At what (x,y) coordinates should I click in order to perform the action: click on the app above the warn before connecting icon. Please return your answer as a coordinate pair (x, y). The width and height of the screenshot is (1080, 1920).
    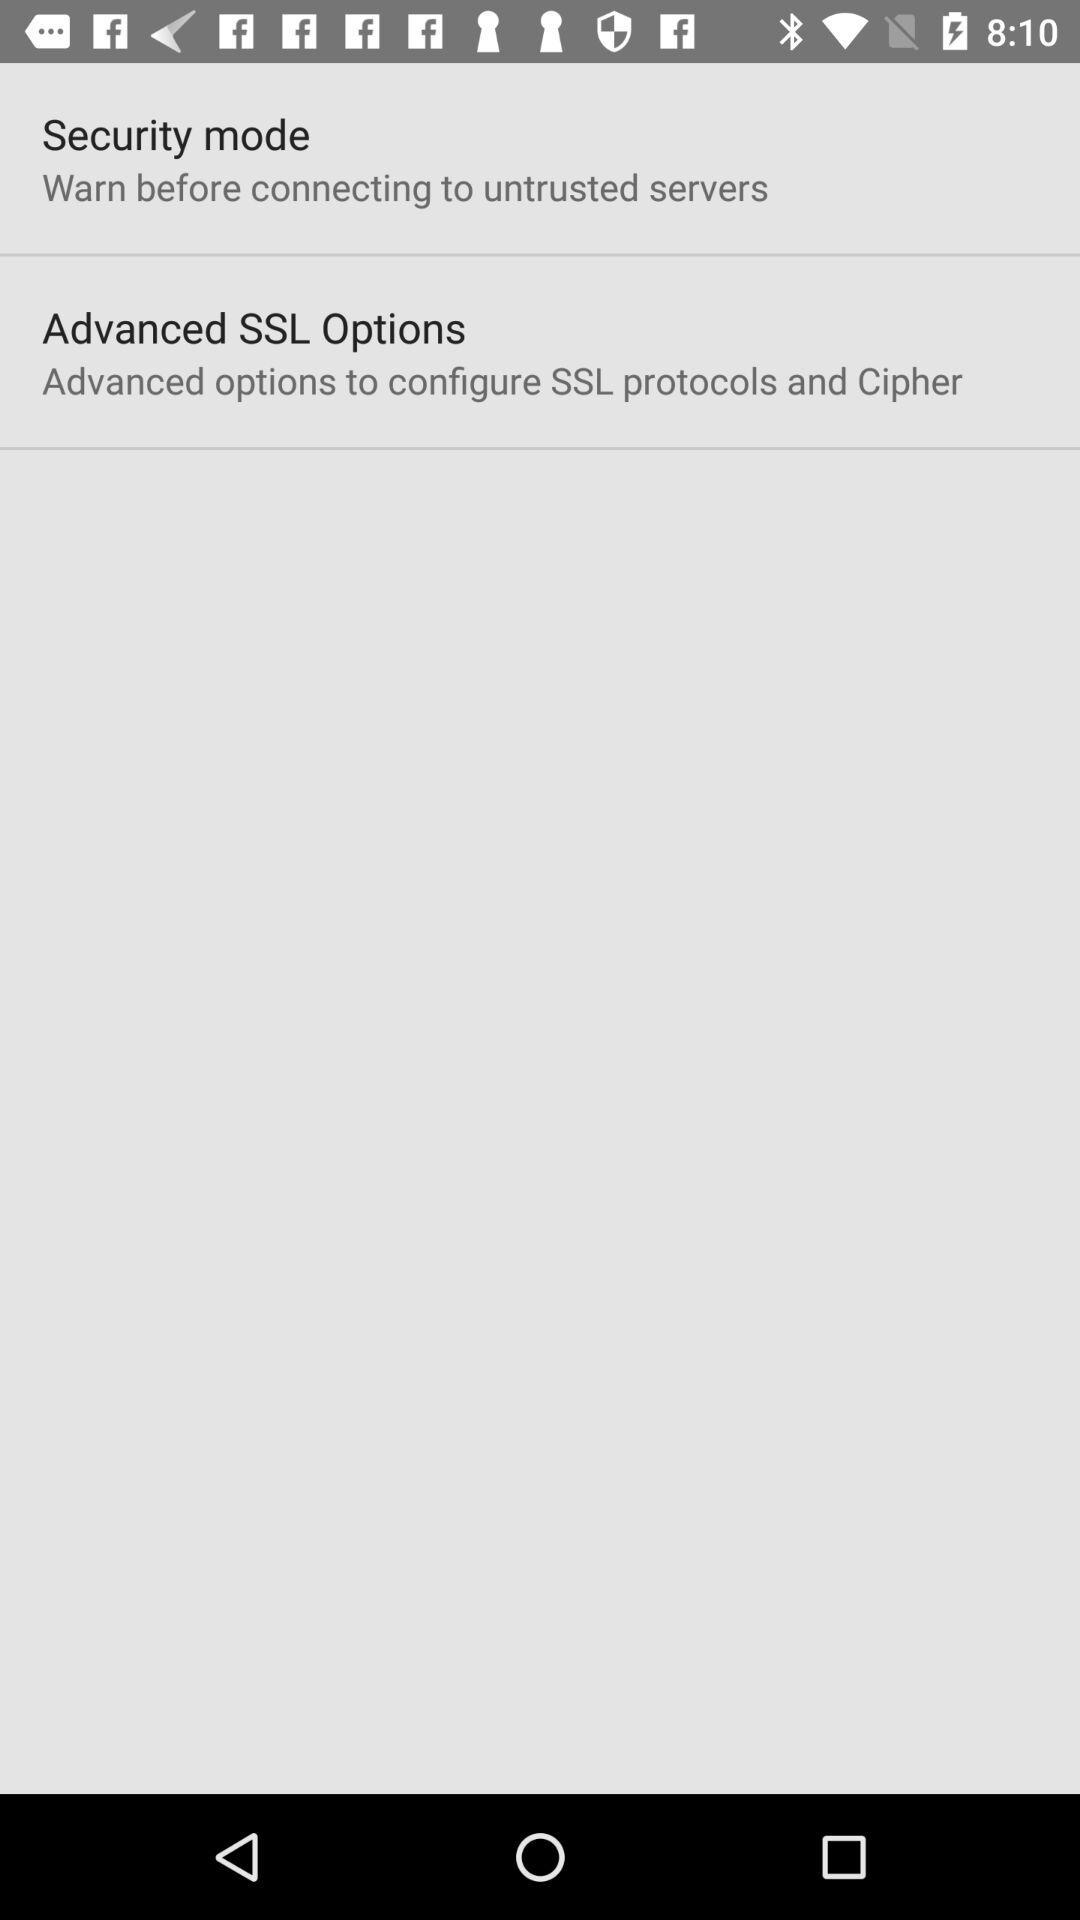
    Looking at the image, I should click on (175, 132).